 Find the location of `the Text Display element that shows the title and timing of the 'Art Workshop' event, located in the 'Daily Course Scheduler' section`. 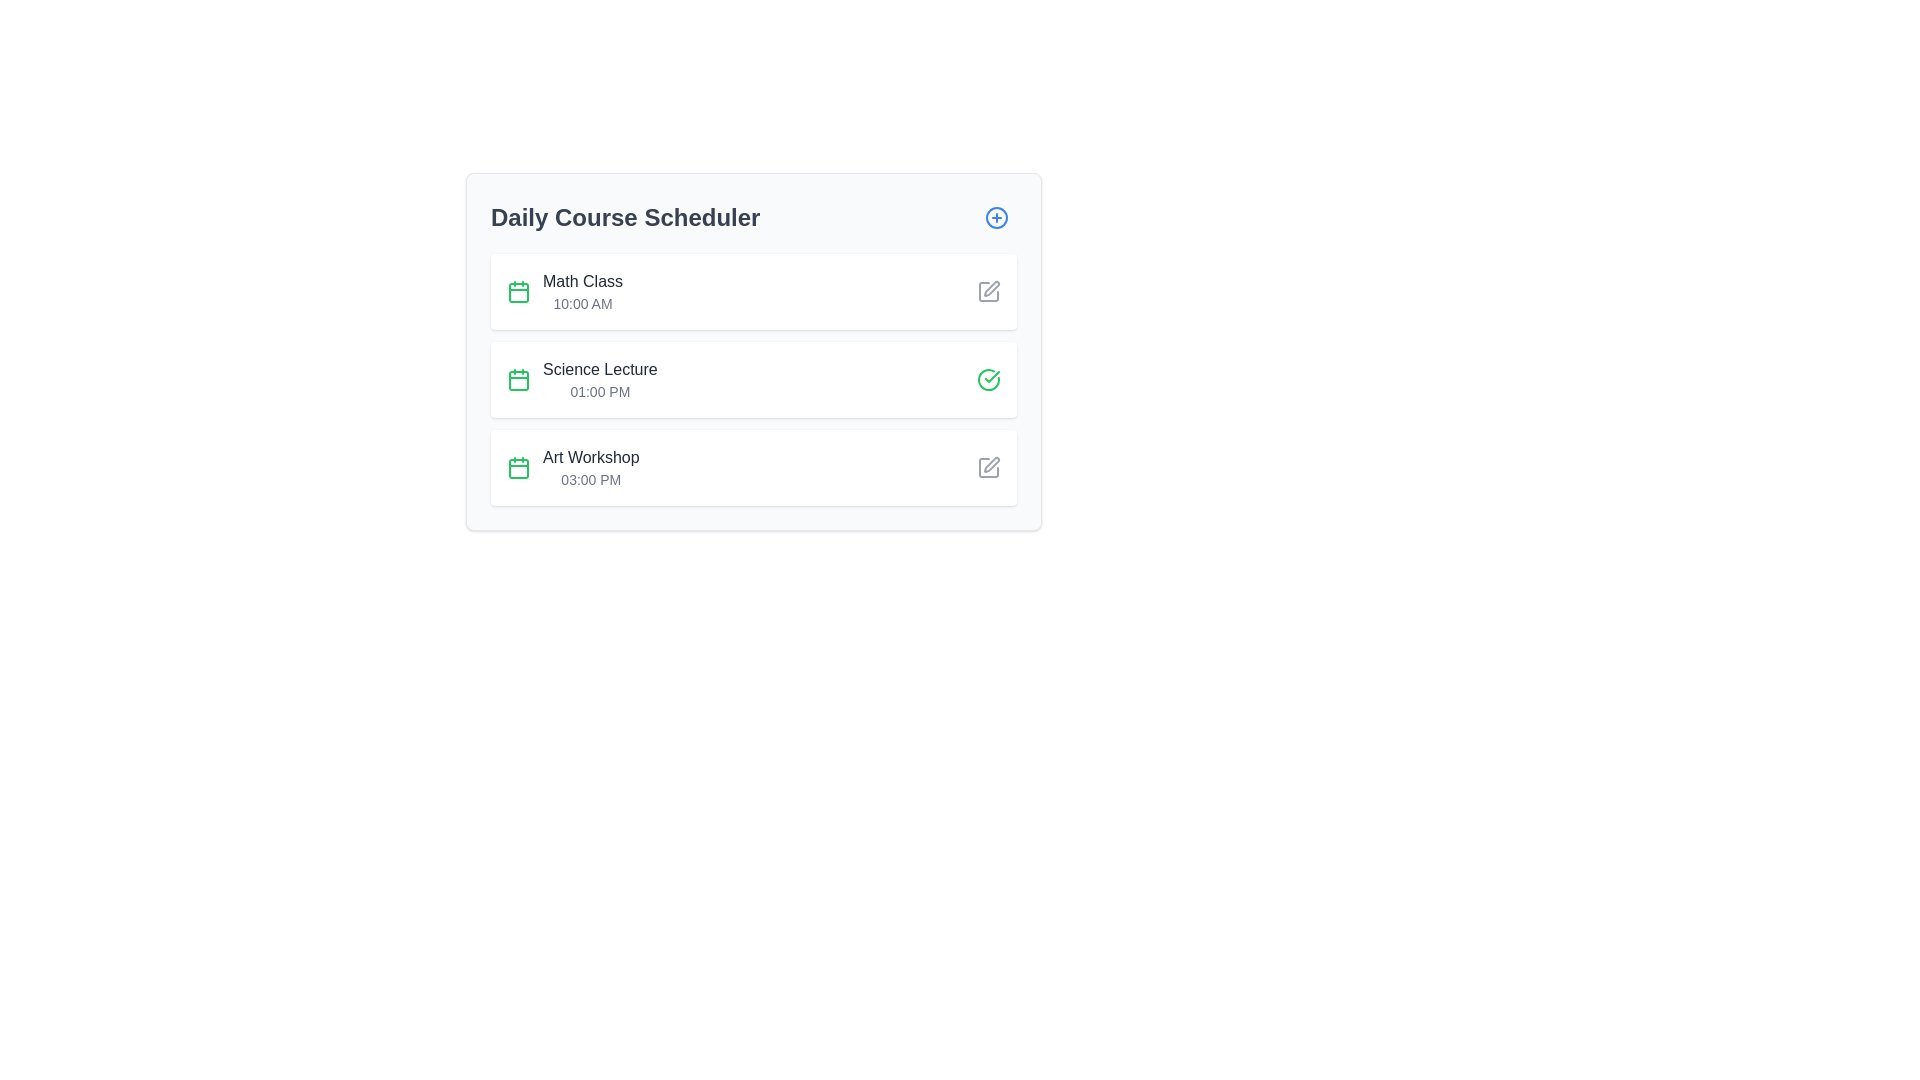

the Text Display element that shows the title and timing of the 'Art Workshop' event, located in the 'Daily Course Scheduler' section is located at coordinates (590, 467).